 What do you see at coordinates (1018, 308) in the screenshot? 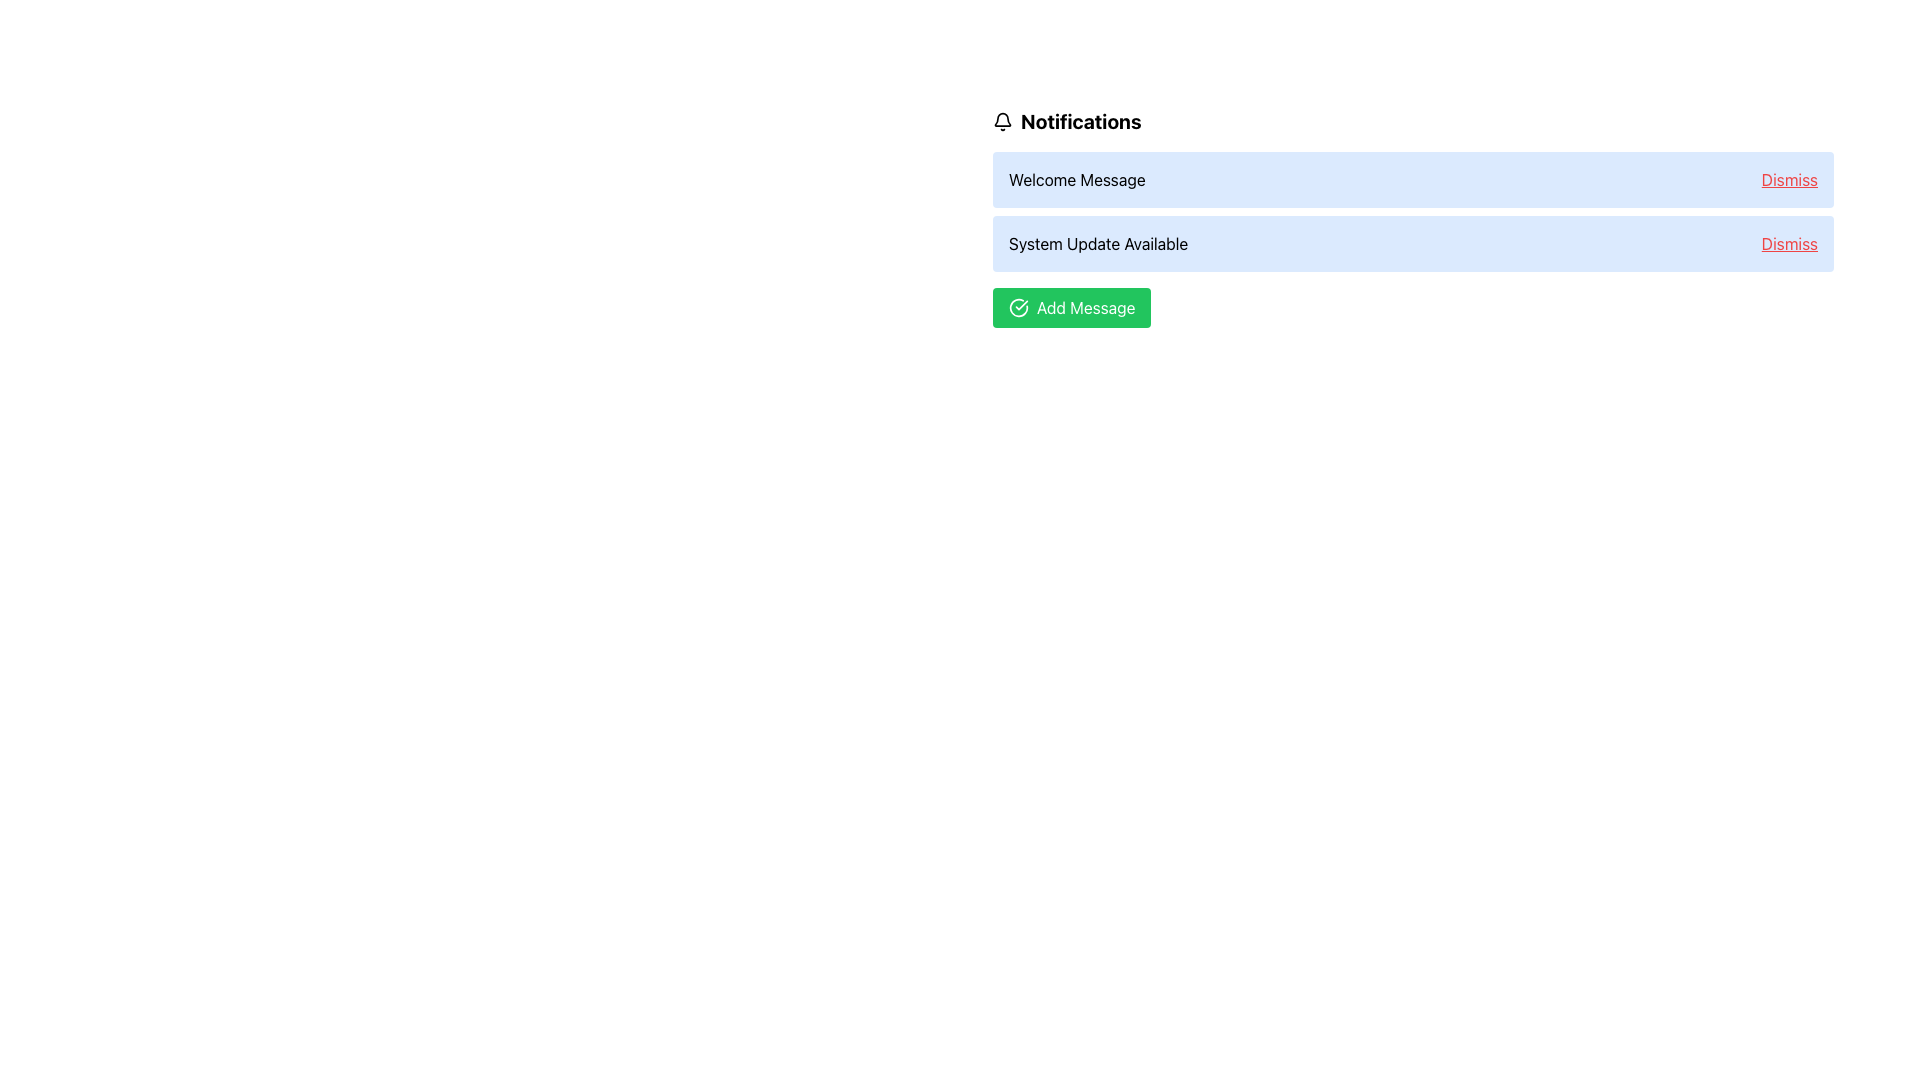
I see `the circular green checkmark icon located to the left of the 'Add Message' text, which is part of a green button below the main notification list` at bounding box center [1018, 308].